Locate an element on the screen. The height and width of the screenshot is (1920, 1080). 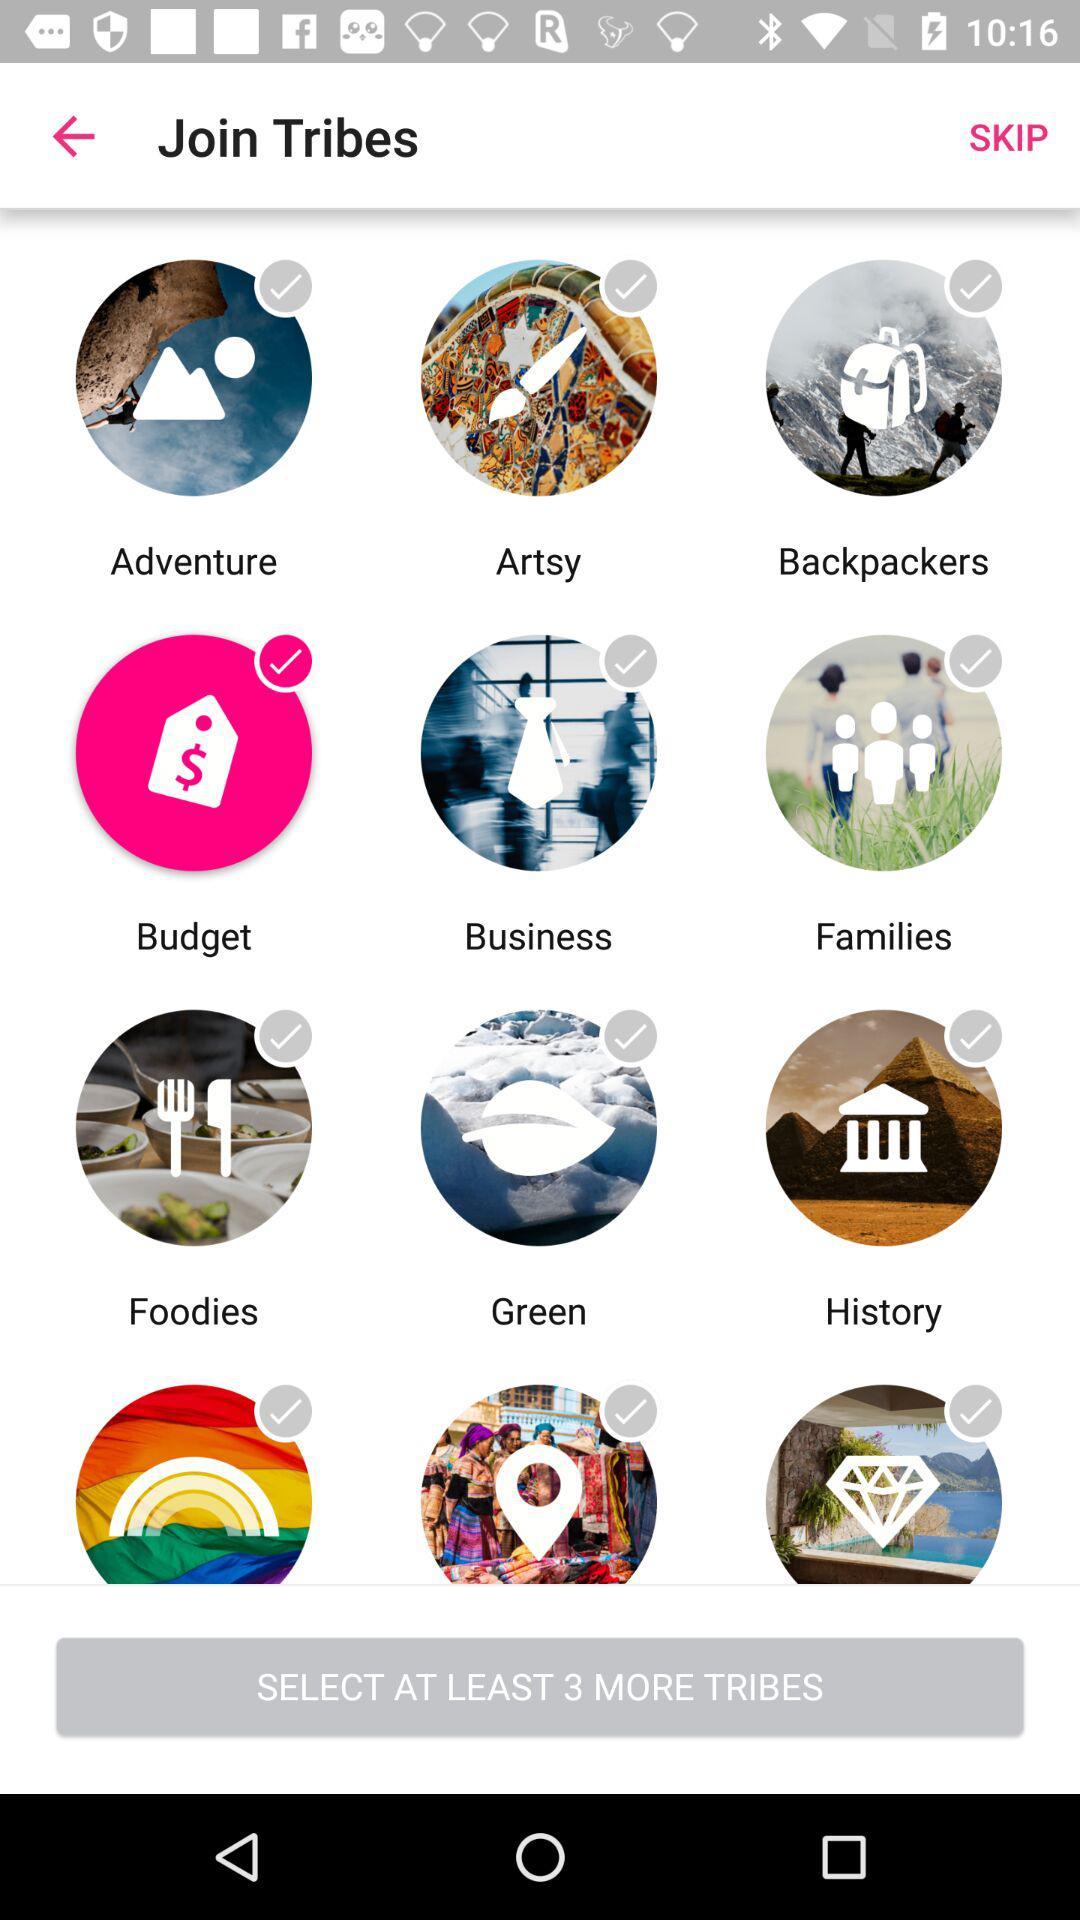
the select at least icon is located at coordinates (540, 1688).